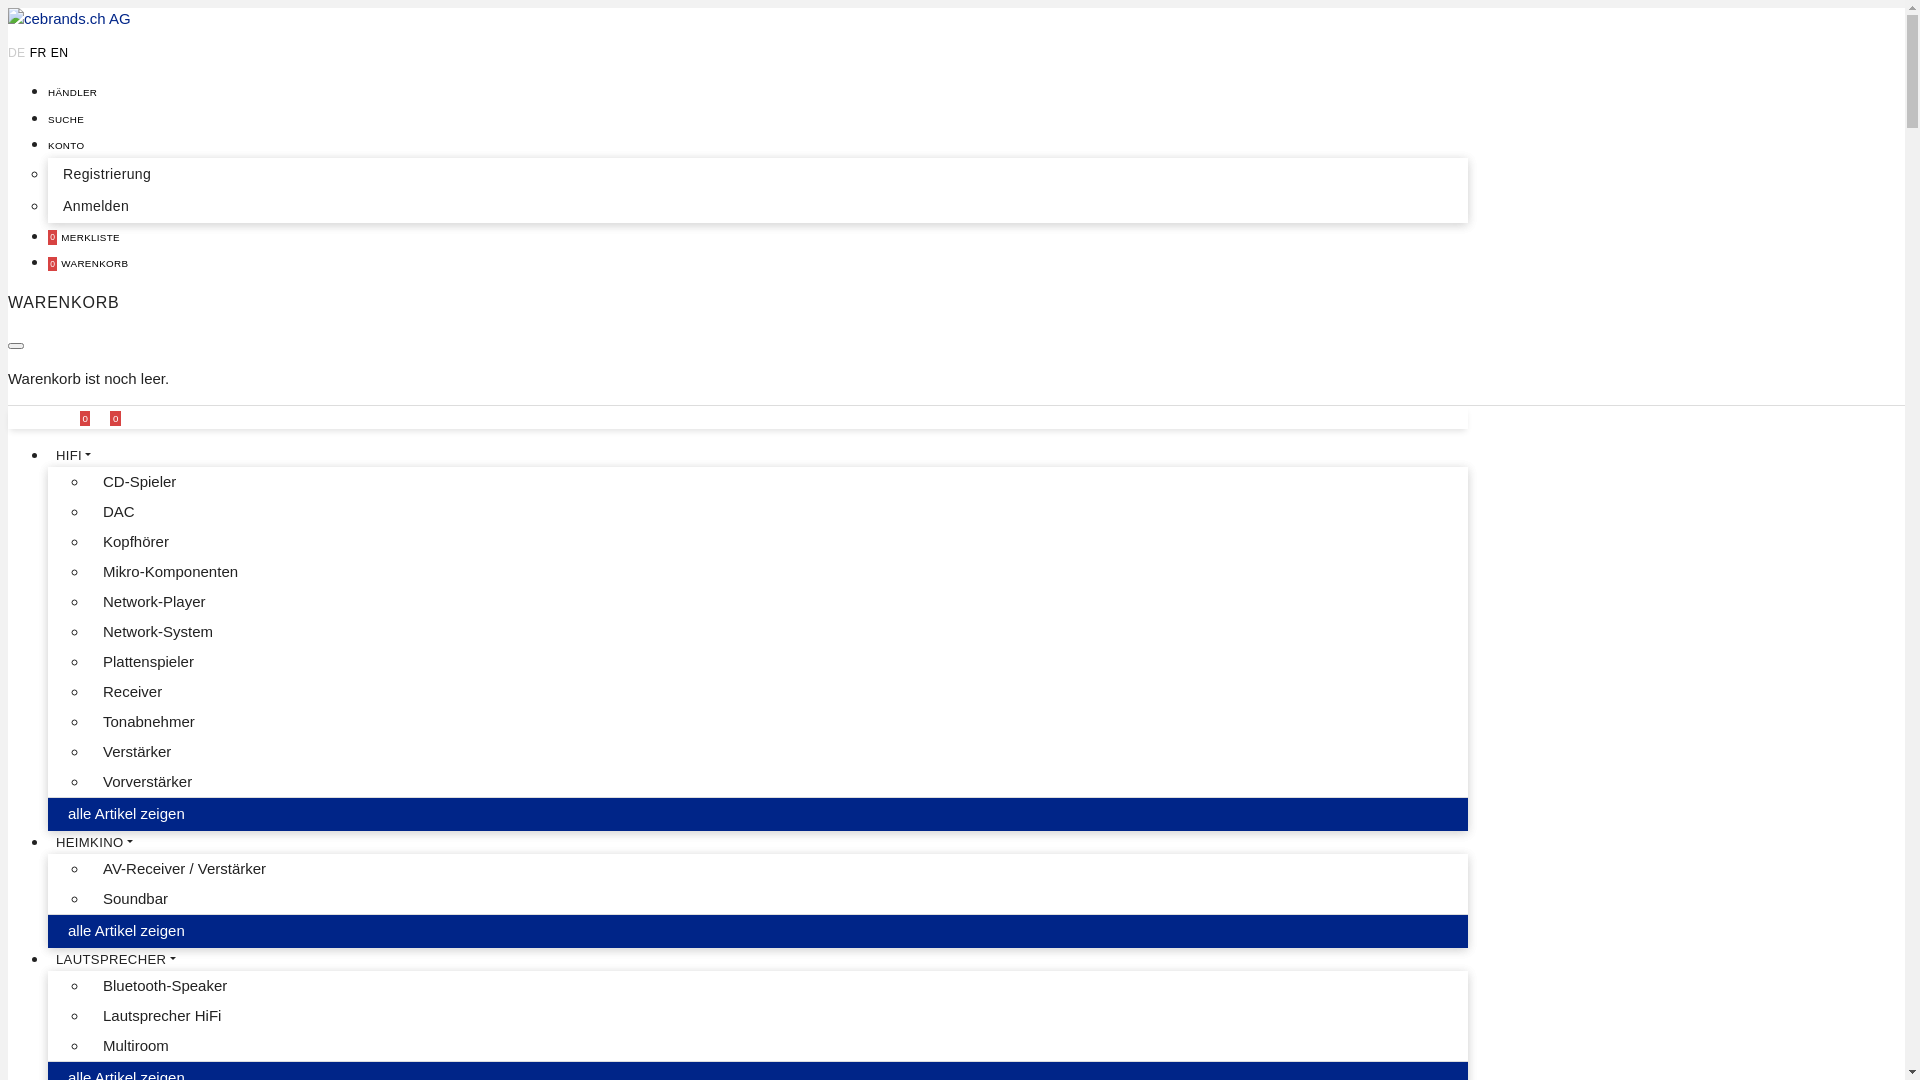 The image size is (1920, 1080). Describe the element at coordinates (66, 143) in the screenshot. I see `'KONTO'` at that location.